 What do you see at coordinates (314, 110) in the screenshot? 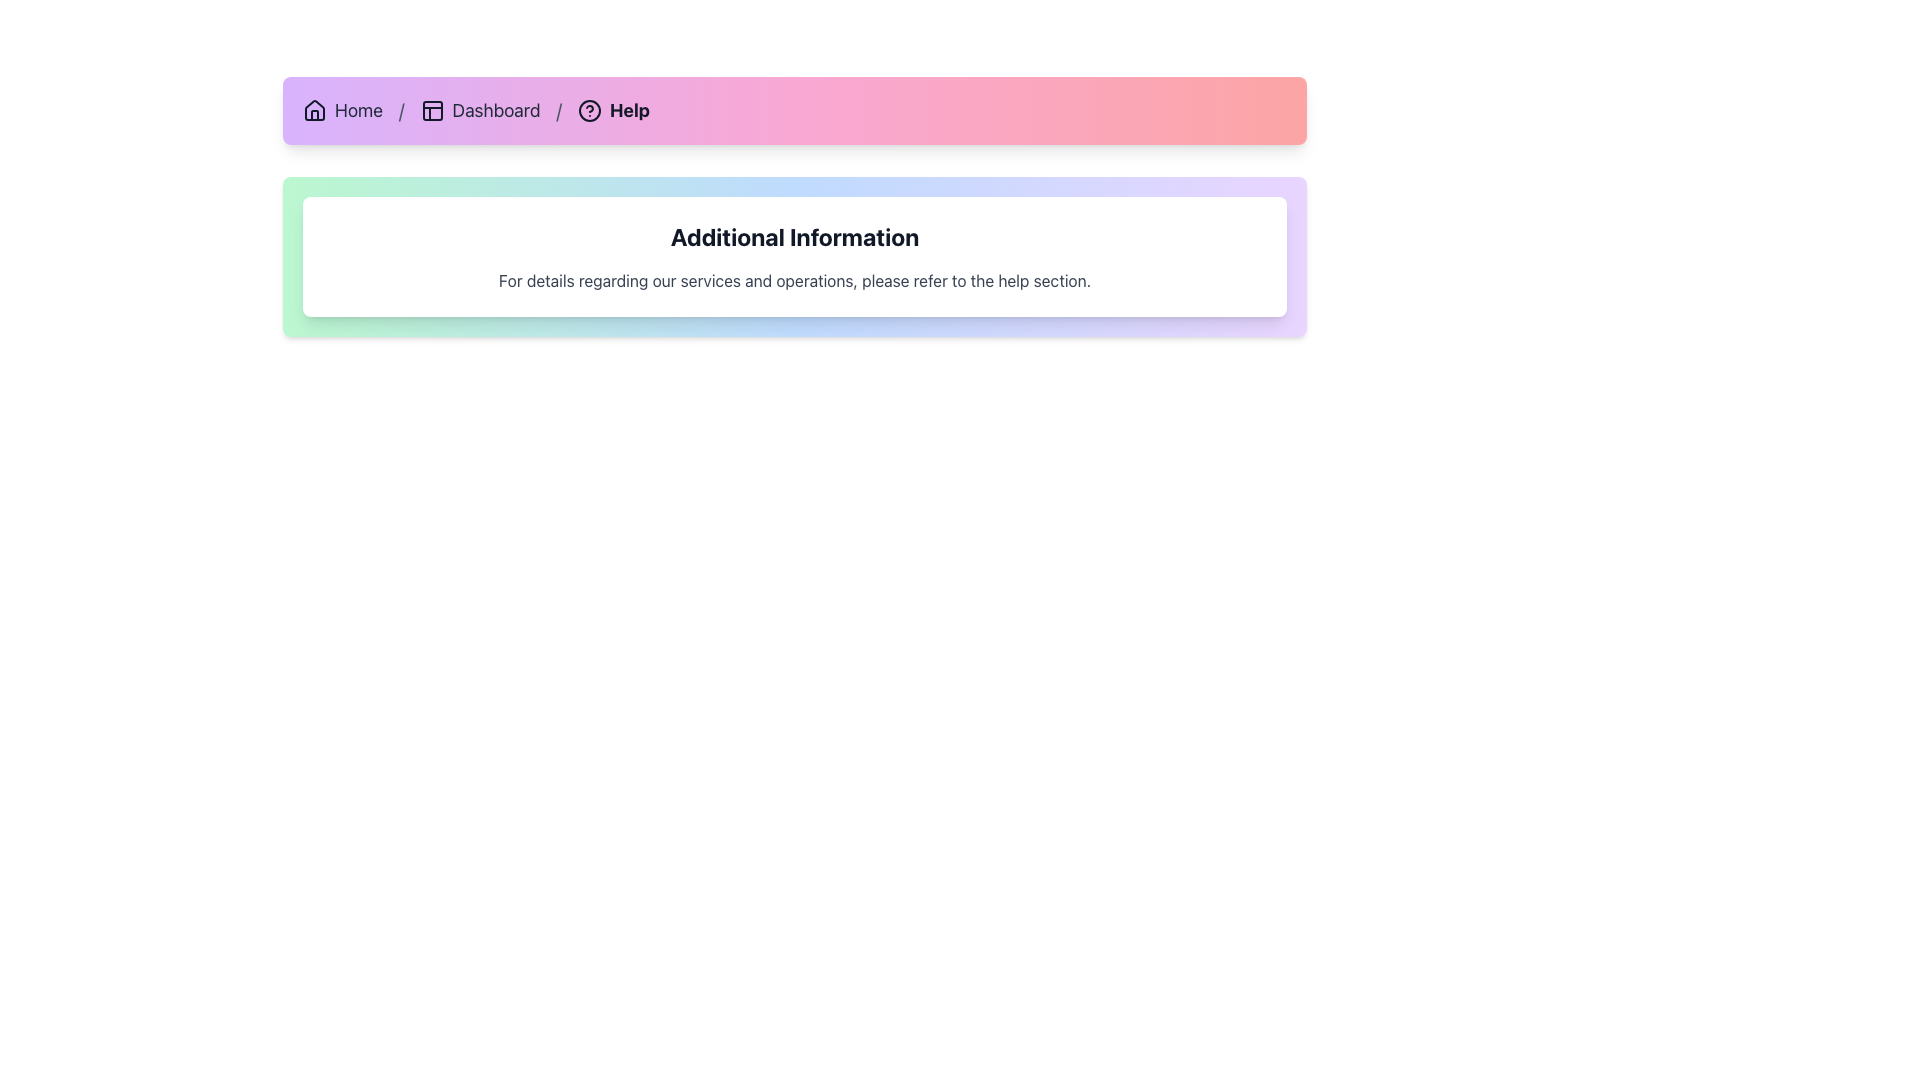
I see `the roof portion of the house icon, which is a triangular shape with a curved bottom, located in the purple navigation bar` at bounding box center [314, 110].